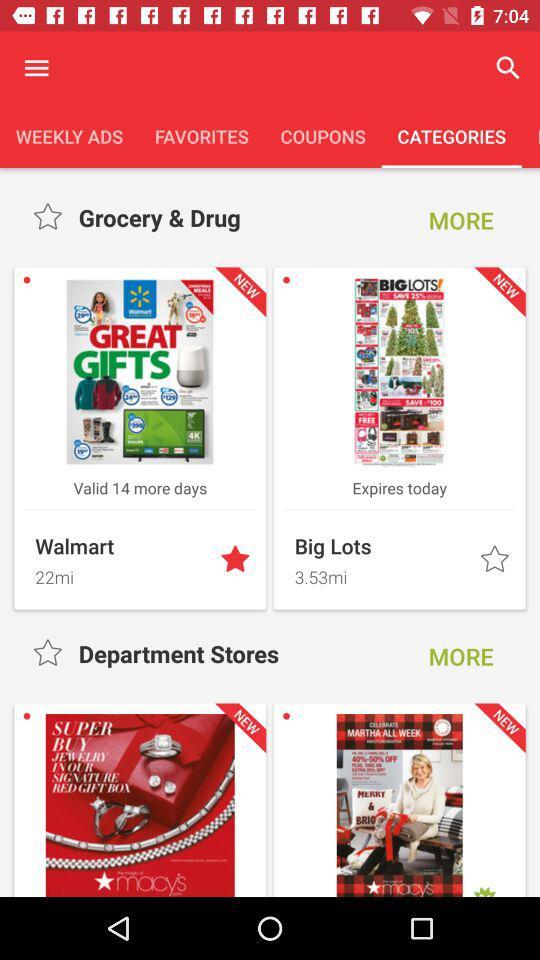  I want to click on category, so click(49, 652).